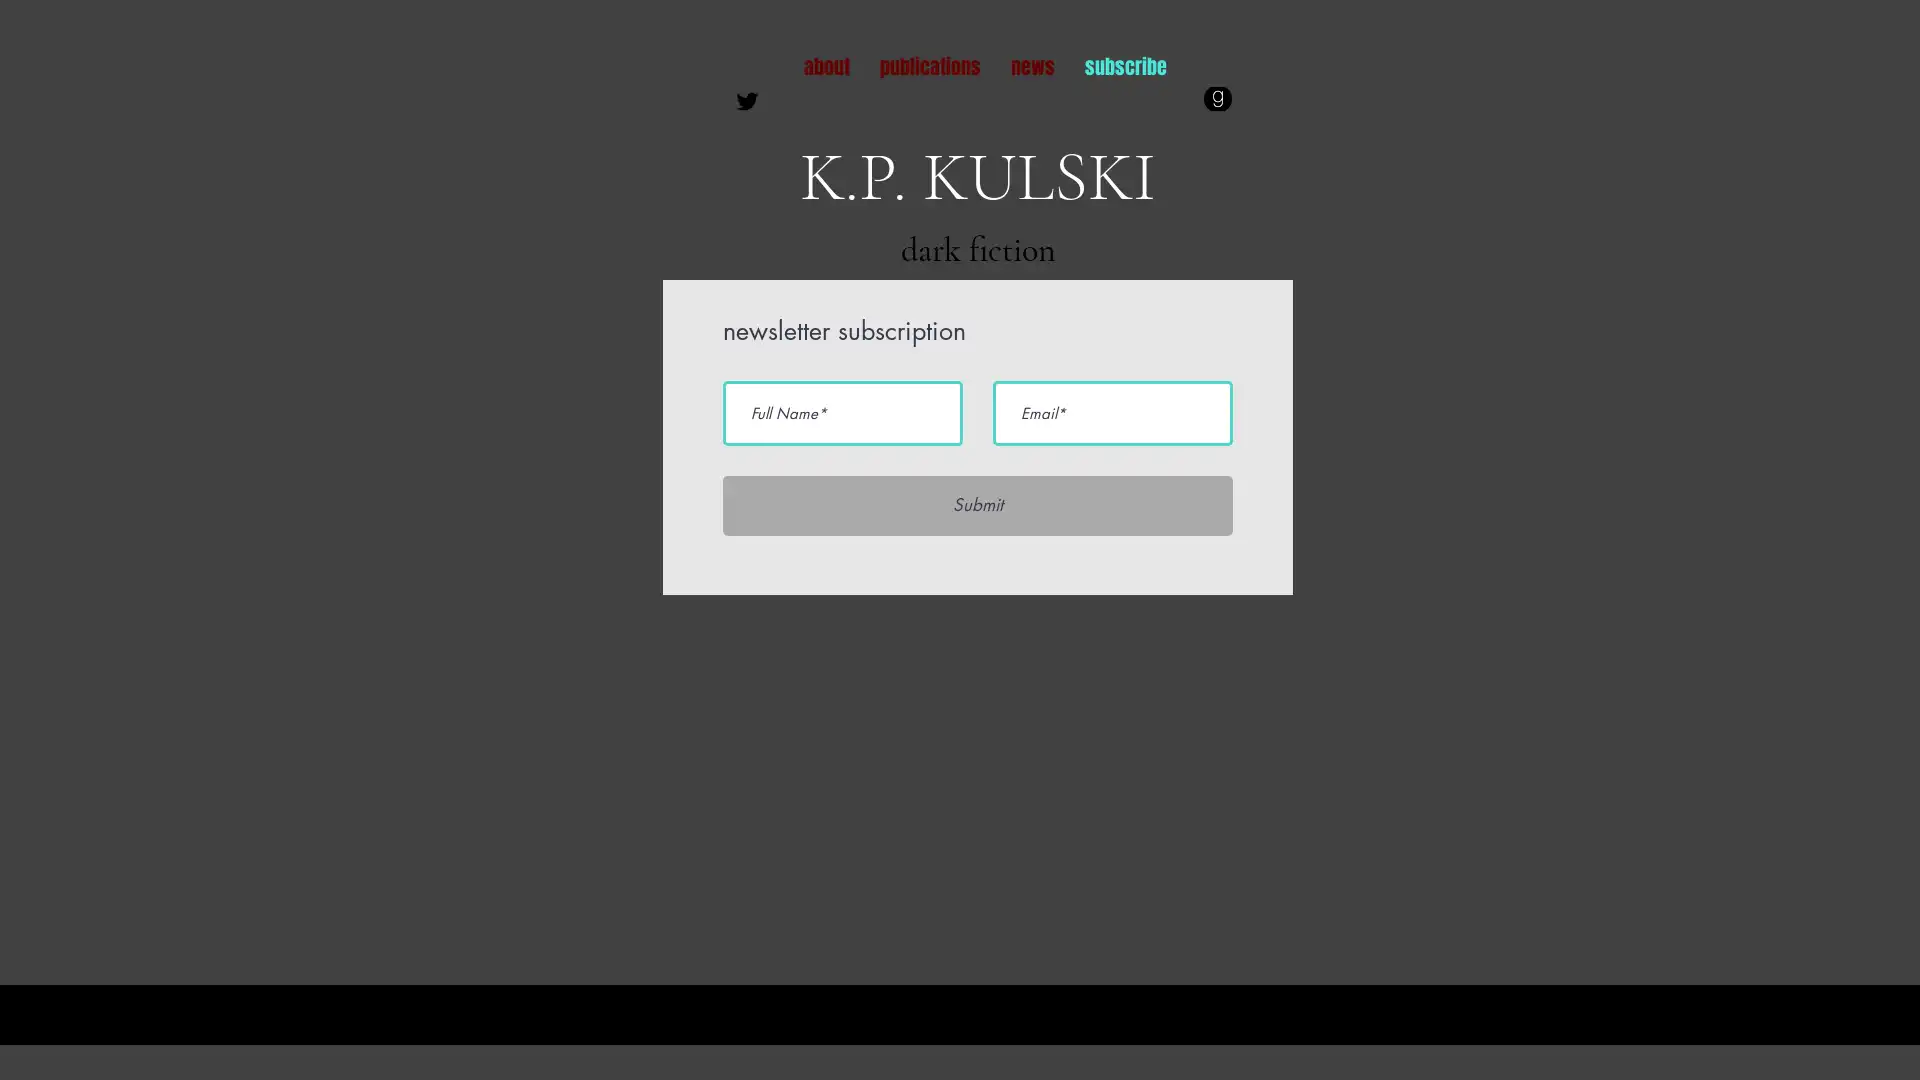 Image resolution: width=1920 pixels, height=1080 pixels. What do you see at coordinates (978, 504) in the screenshot?
I see `Submit` at bounding box center [978, 504].